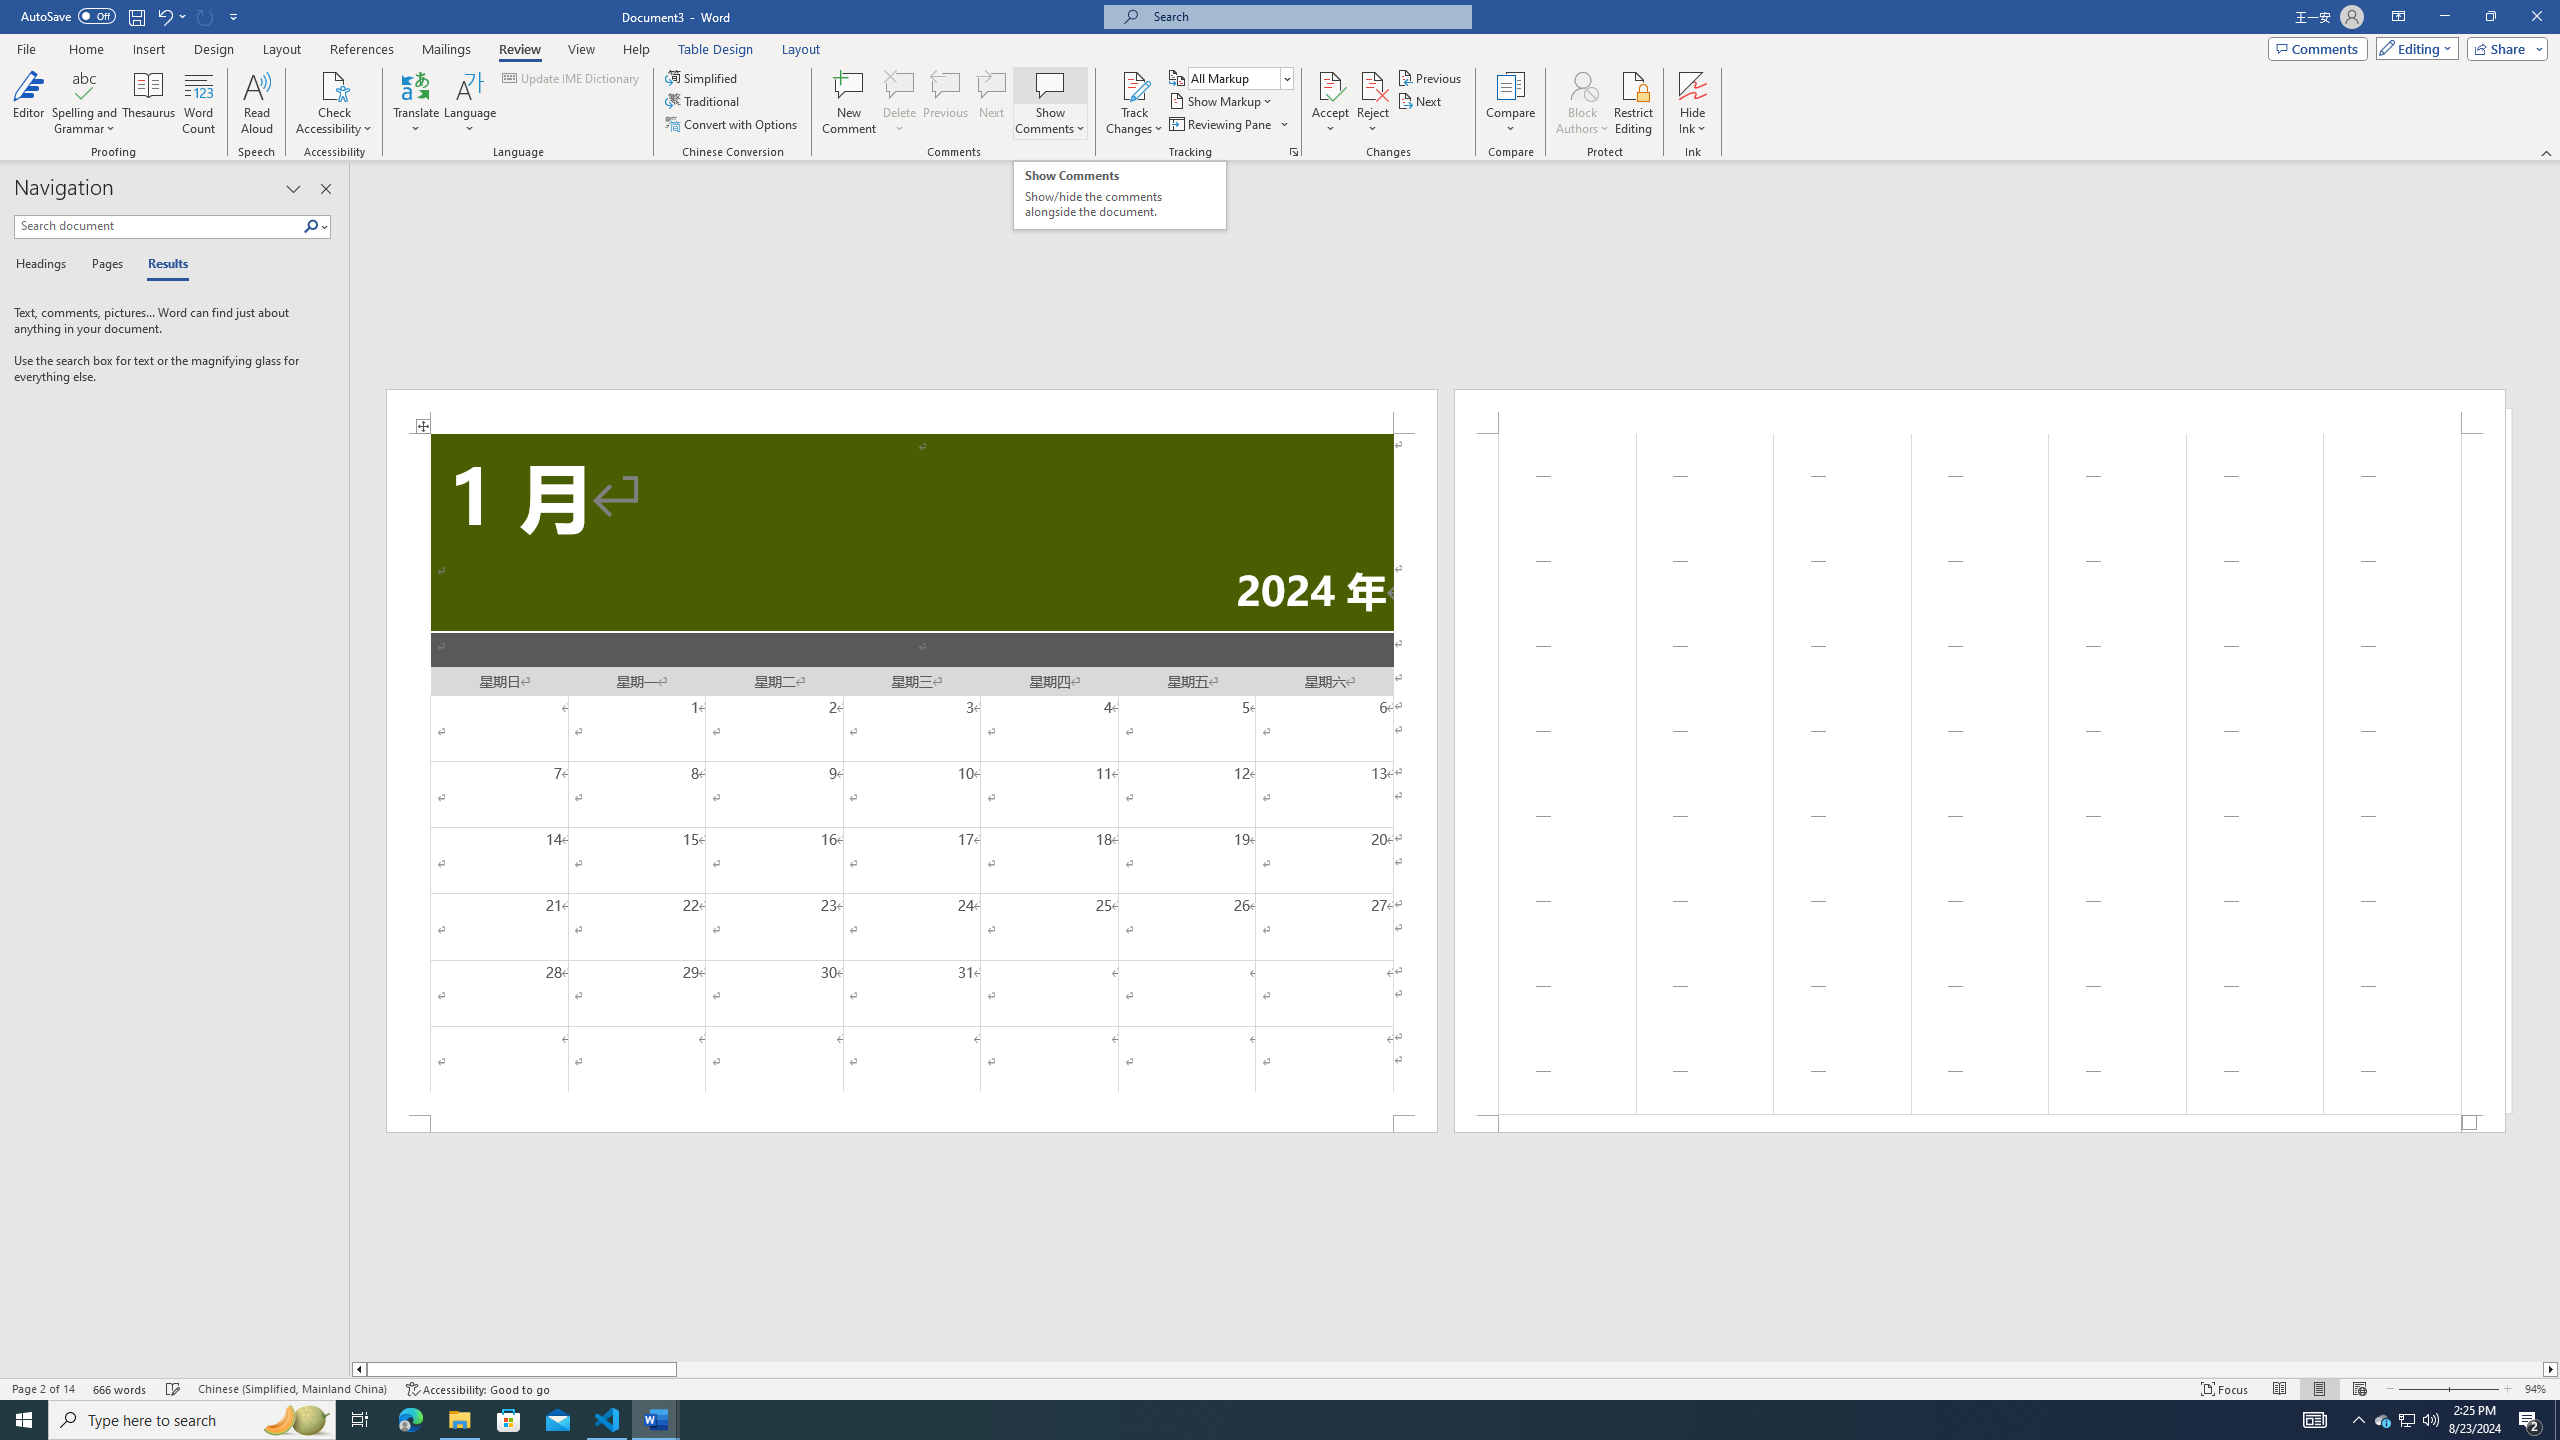  I want to click on 'Language', so click(470, 103).